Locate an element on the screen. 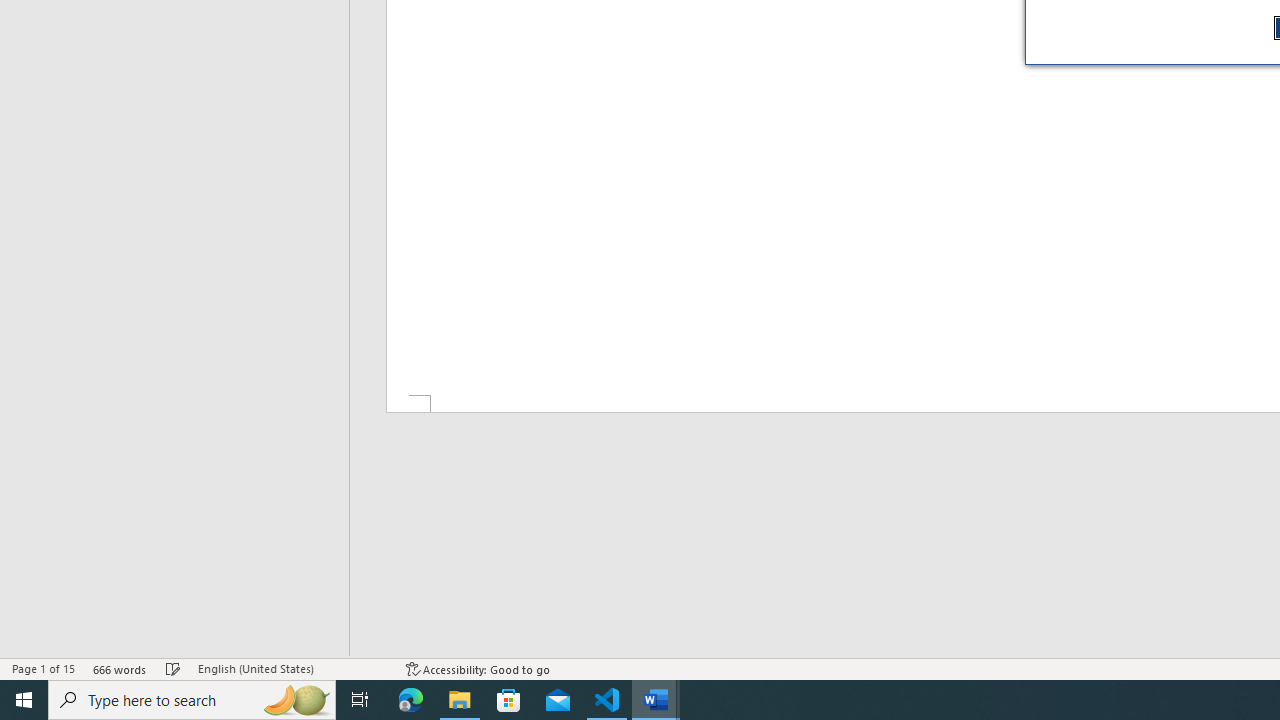 Image resolution: width=1280 pixels, height=720 pixels. 'Task View' is located at coordinates (359, 698).